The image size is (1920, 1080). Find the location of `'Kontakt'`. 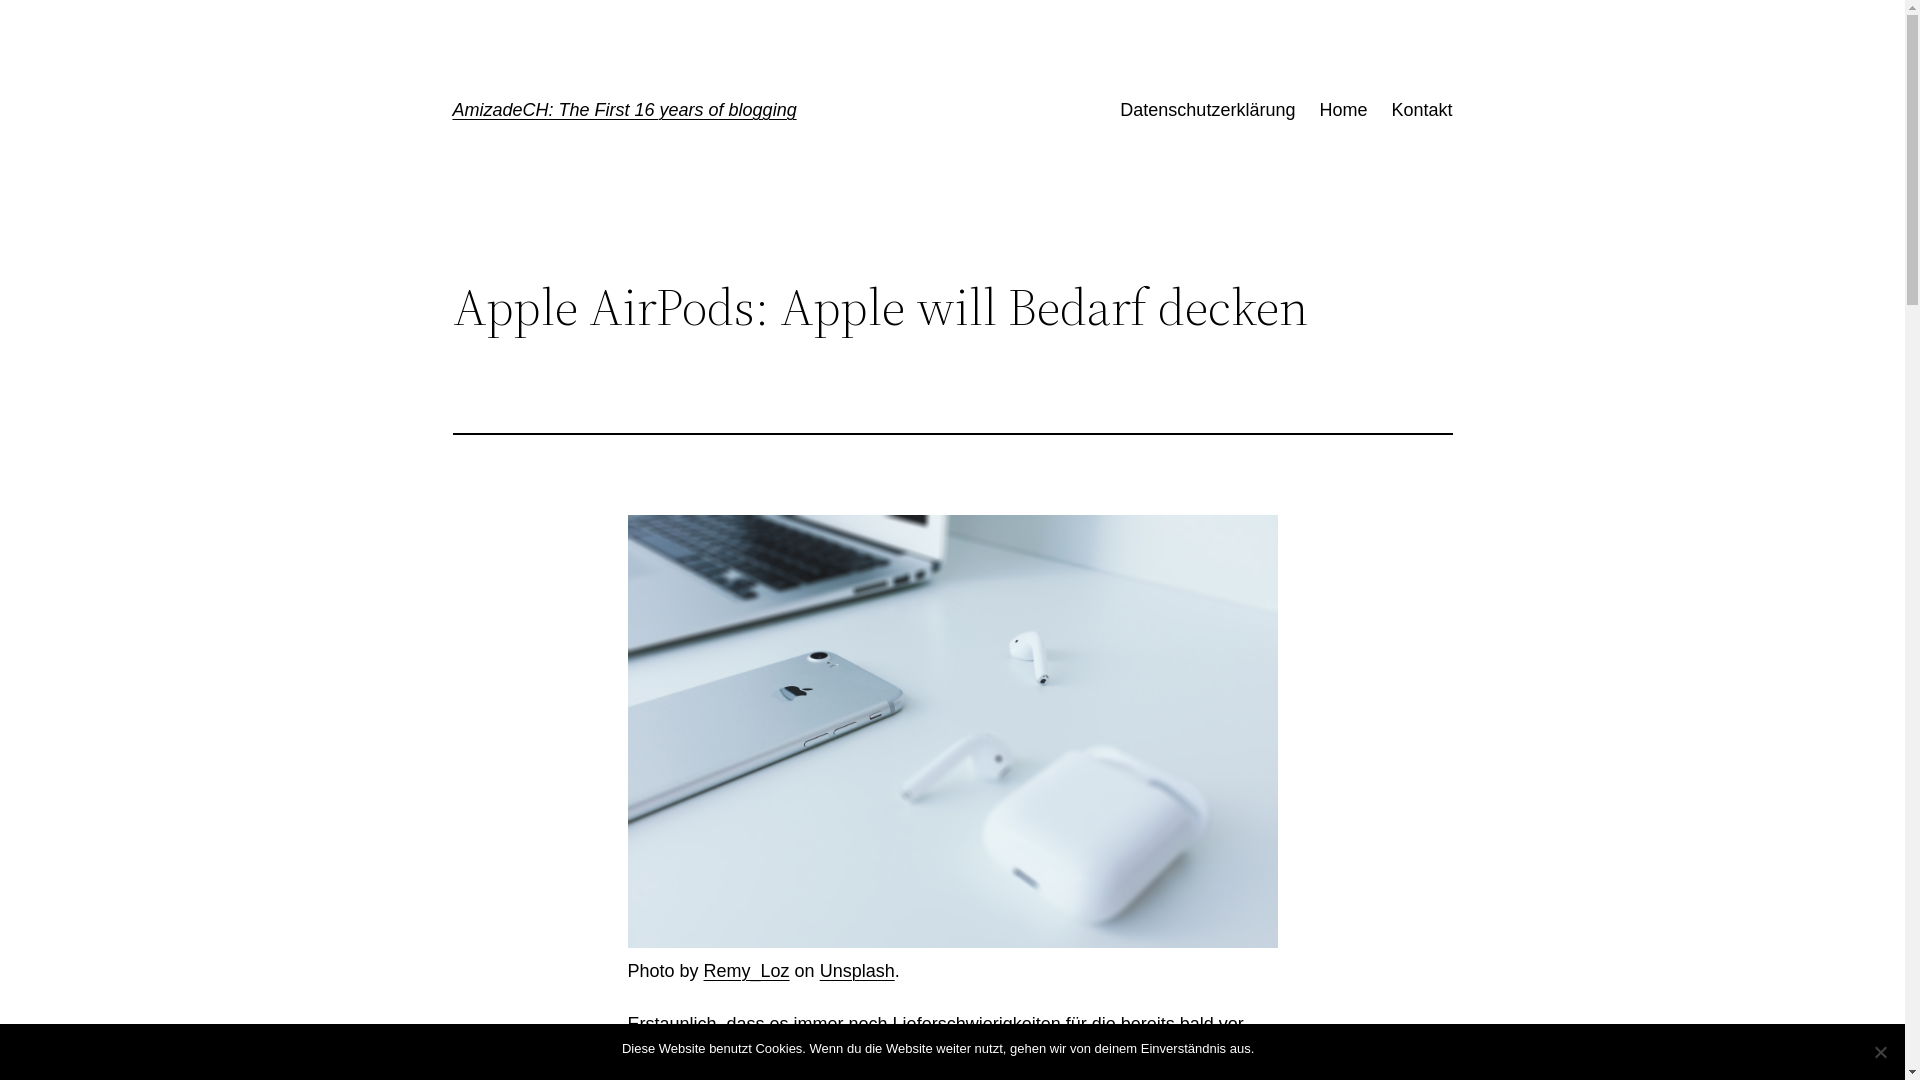

'Kontakt' is located at coordinates (1390, 110).